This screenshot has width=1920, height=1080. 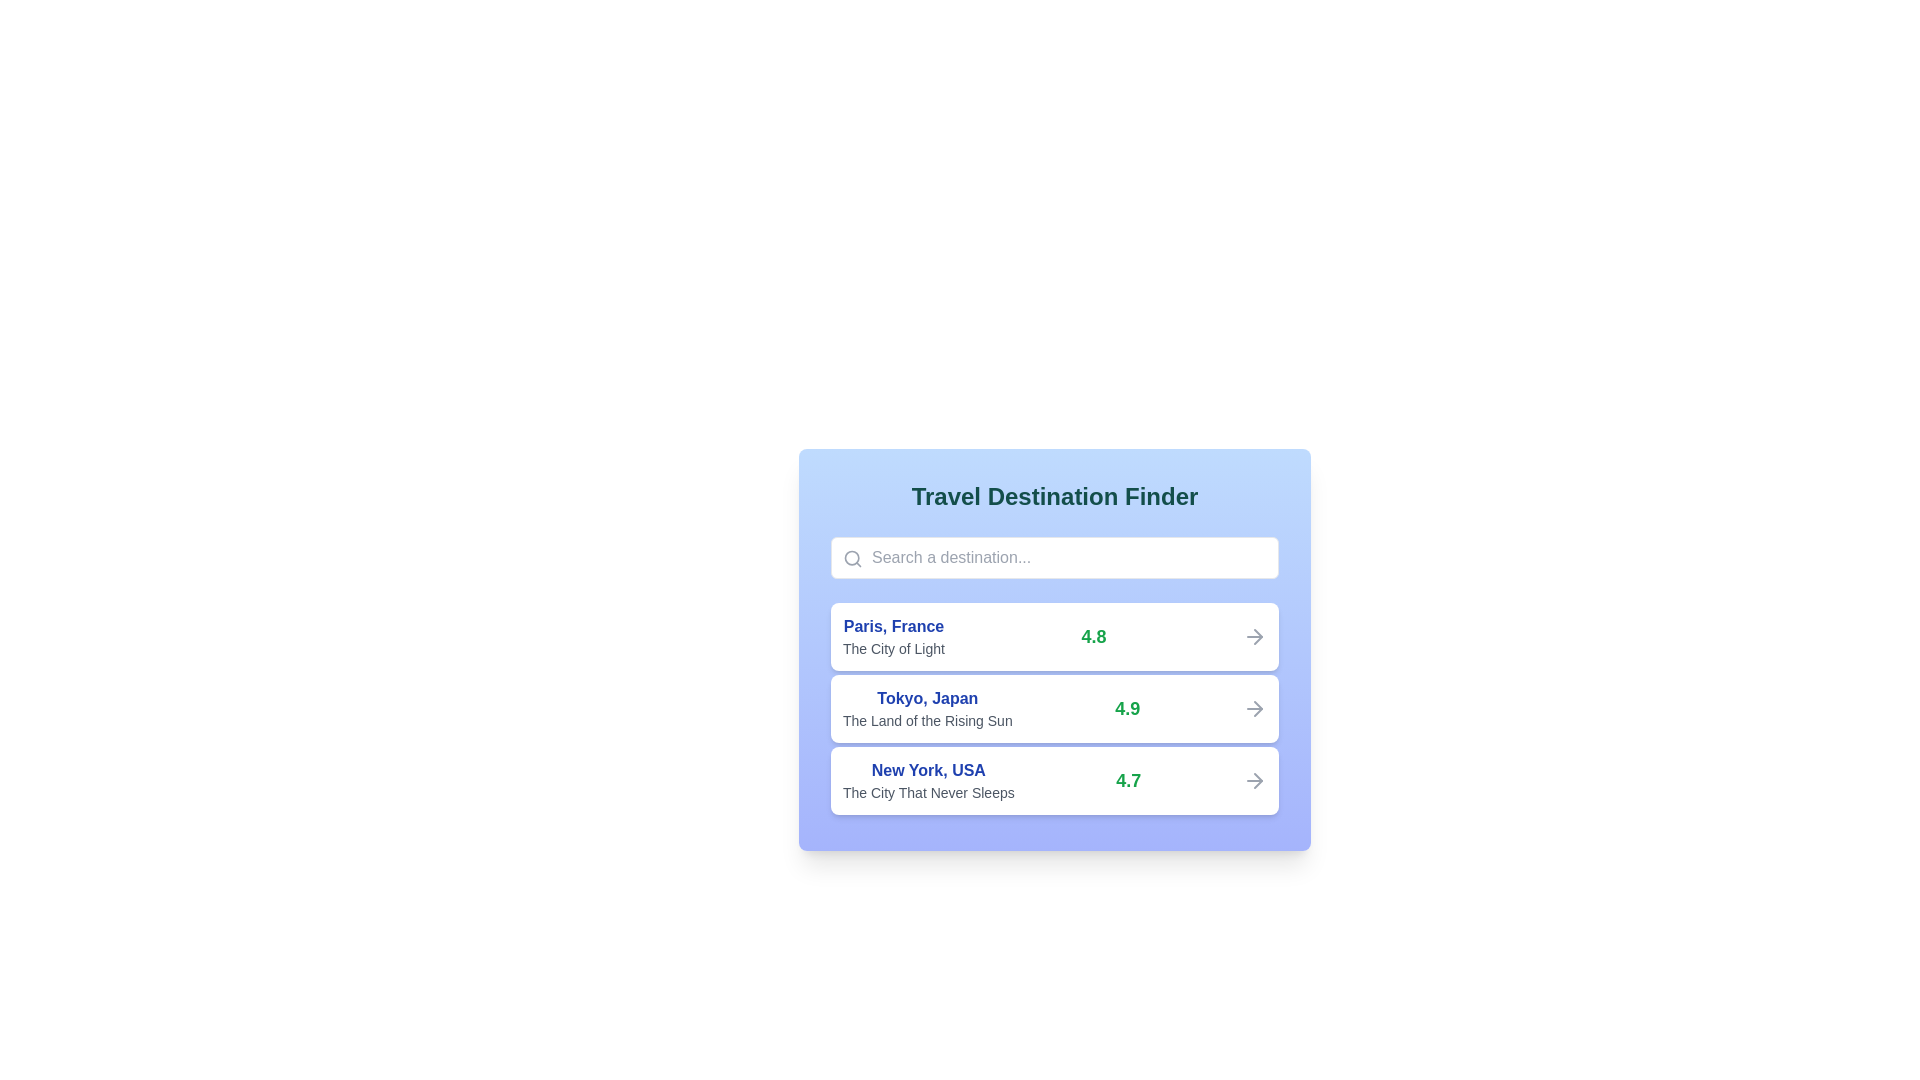 What do you see at coordinates (1257, 636) in the screenshot?
I see `the design of the tip of the rightward-pointing arrow icon that visually represents moving forward, located to the right of the listed item 'Paris, France'` at bounding box center [1257, 636].